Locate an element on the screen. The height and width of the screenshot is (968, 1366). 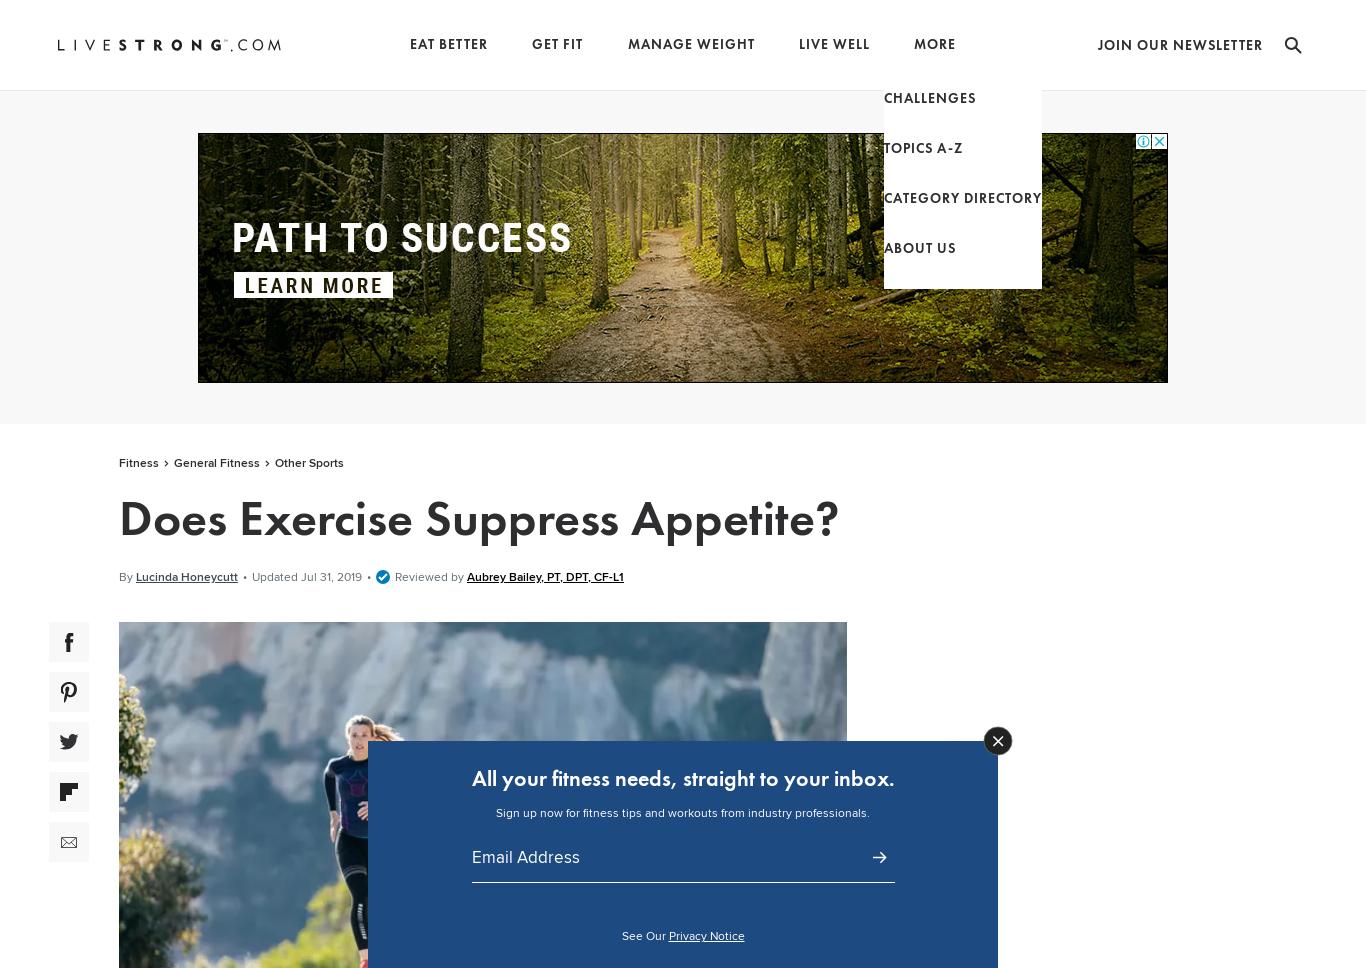
'Eat Better' is located at coordinates (448, 44).